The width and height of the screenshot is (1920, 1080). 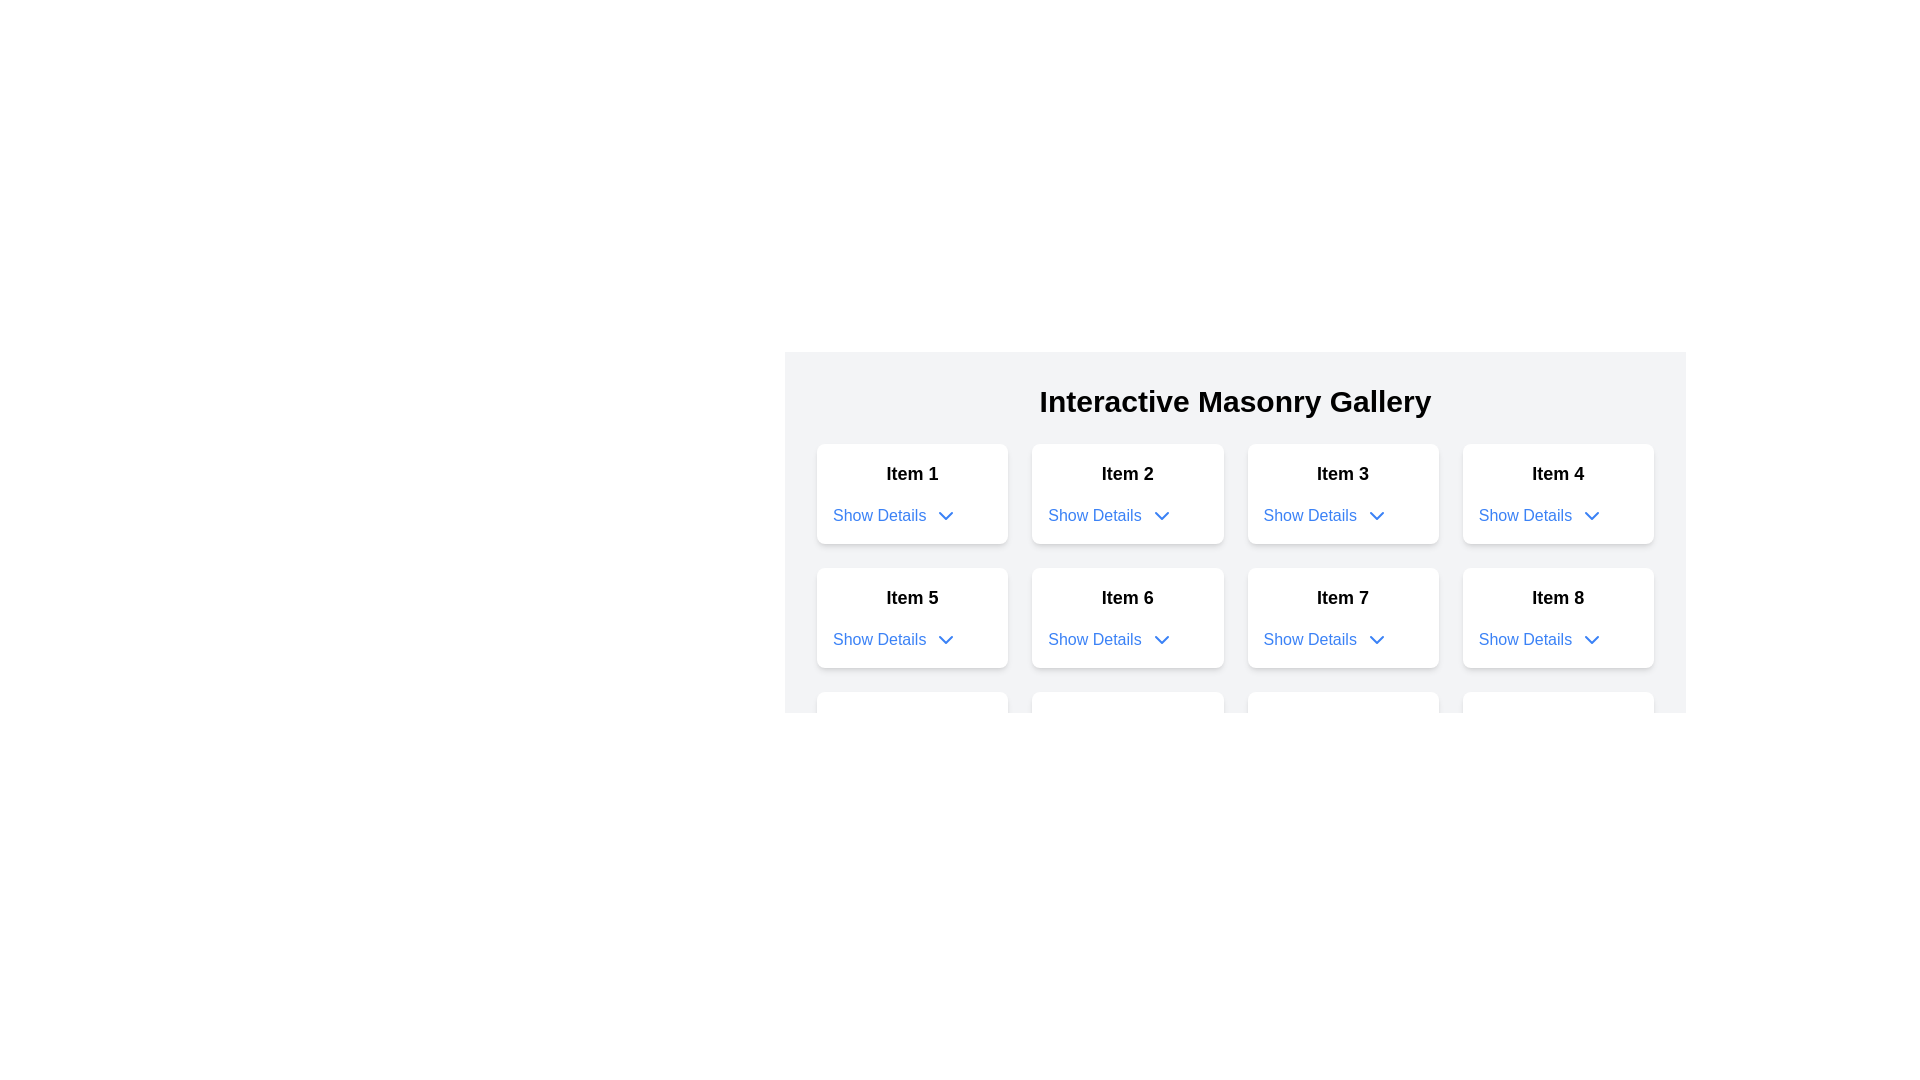 What do you see at coordinates (1343, 596) in the screenshot?
I see `the Text label located in the seventh card of the interactive masonry grid layout, positioned above the 'Show Details' link` at bounding box center [1343, 596].